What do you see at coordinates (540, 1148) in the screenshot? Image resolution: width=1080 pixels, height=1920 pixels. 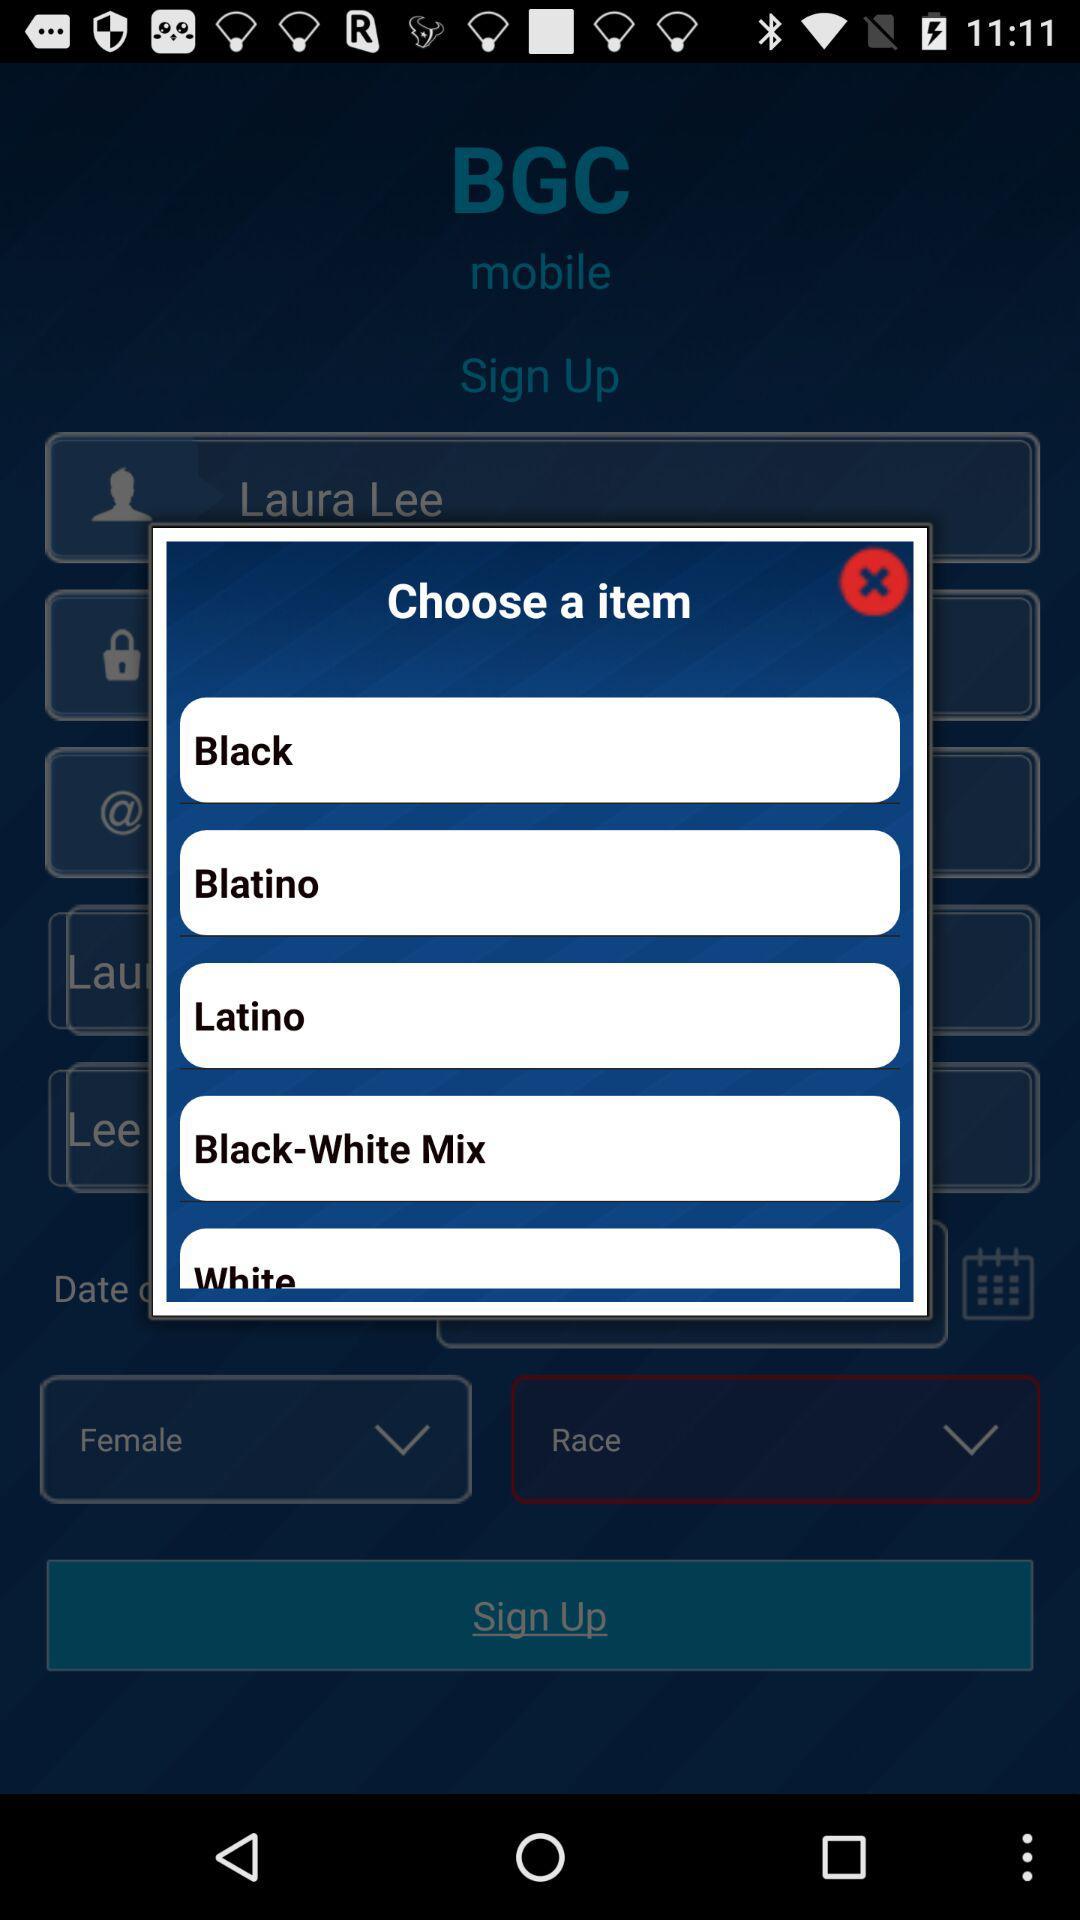 I see `black-white mix item` at bounding box center [540, 1148].